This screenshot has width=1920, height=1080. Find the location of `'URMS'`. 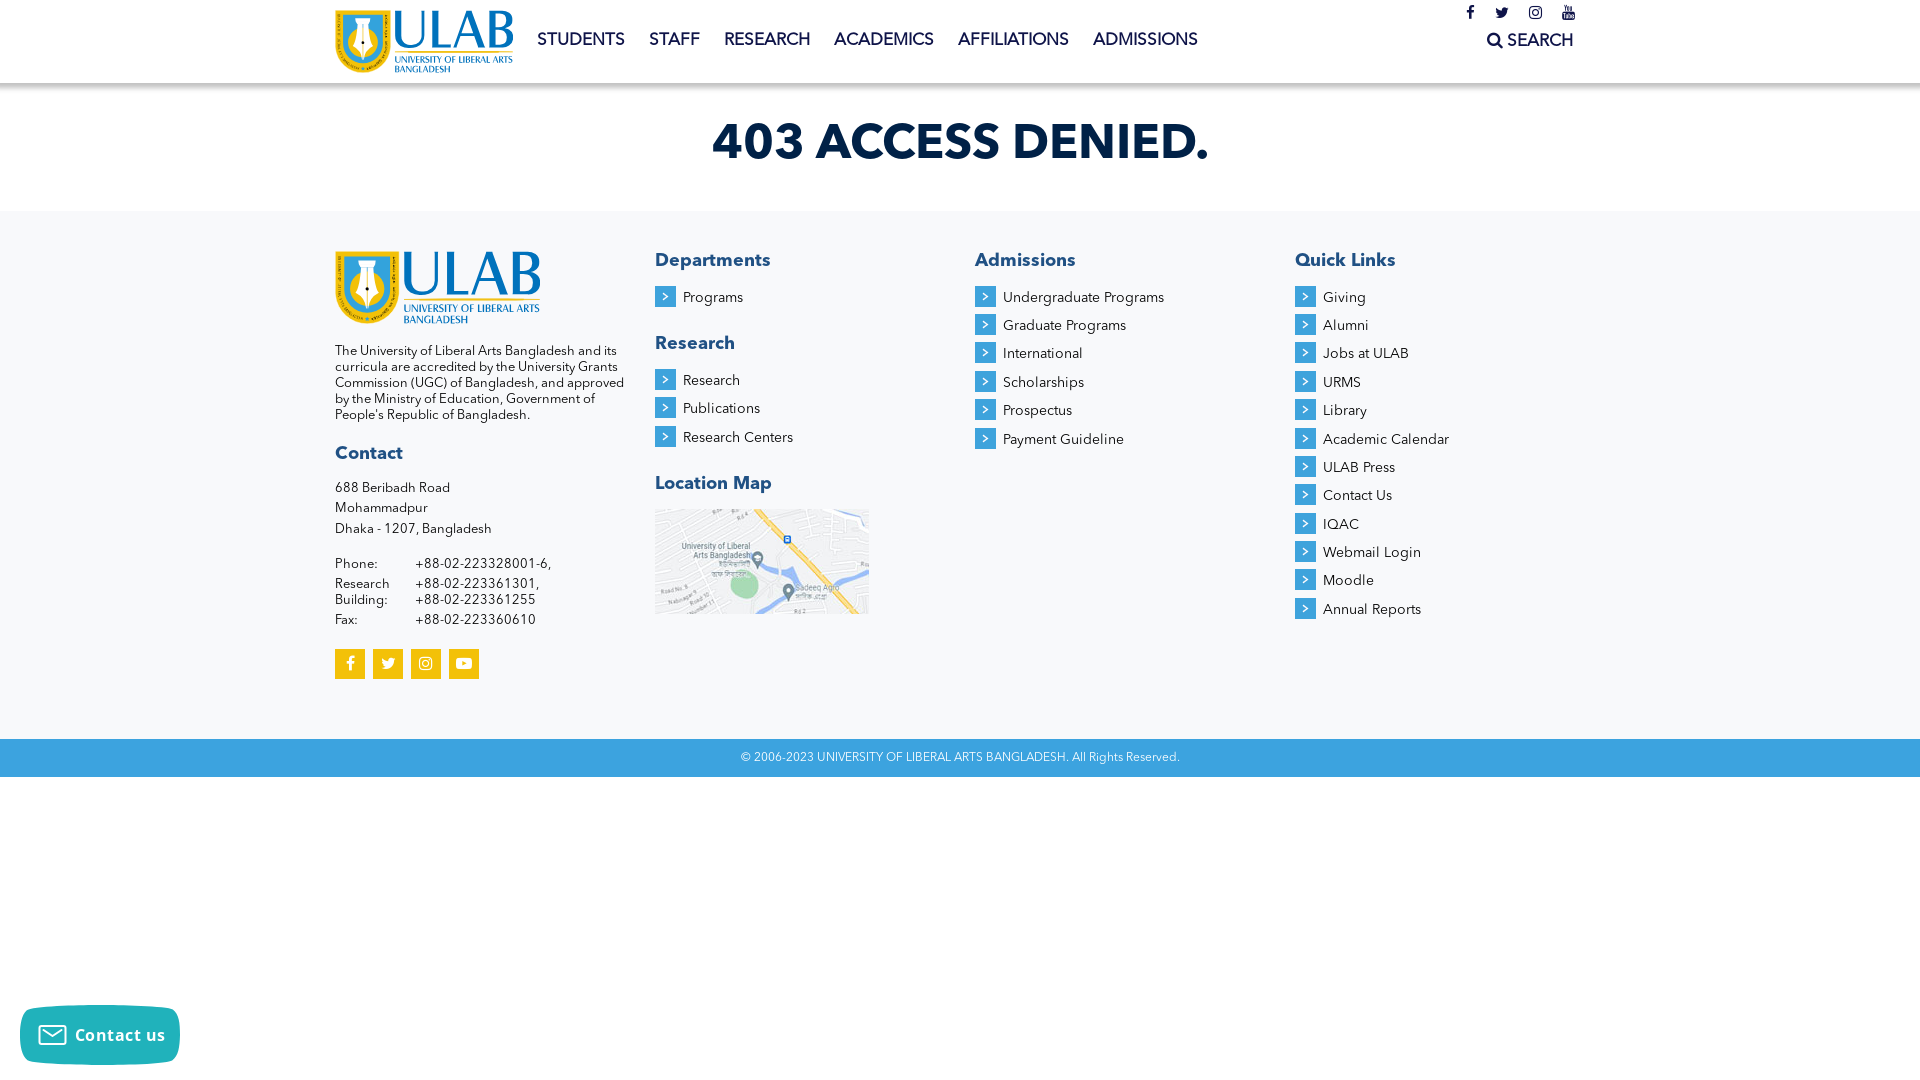

'URMS' is located at coordinates (1342, 382).